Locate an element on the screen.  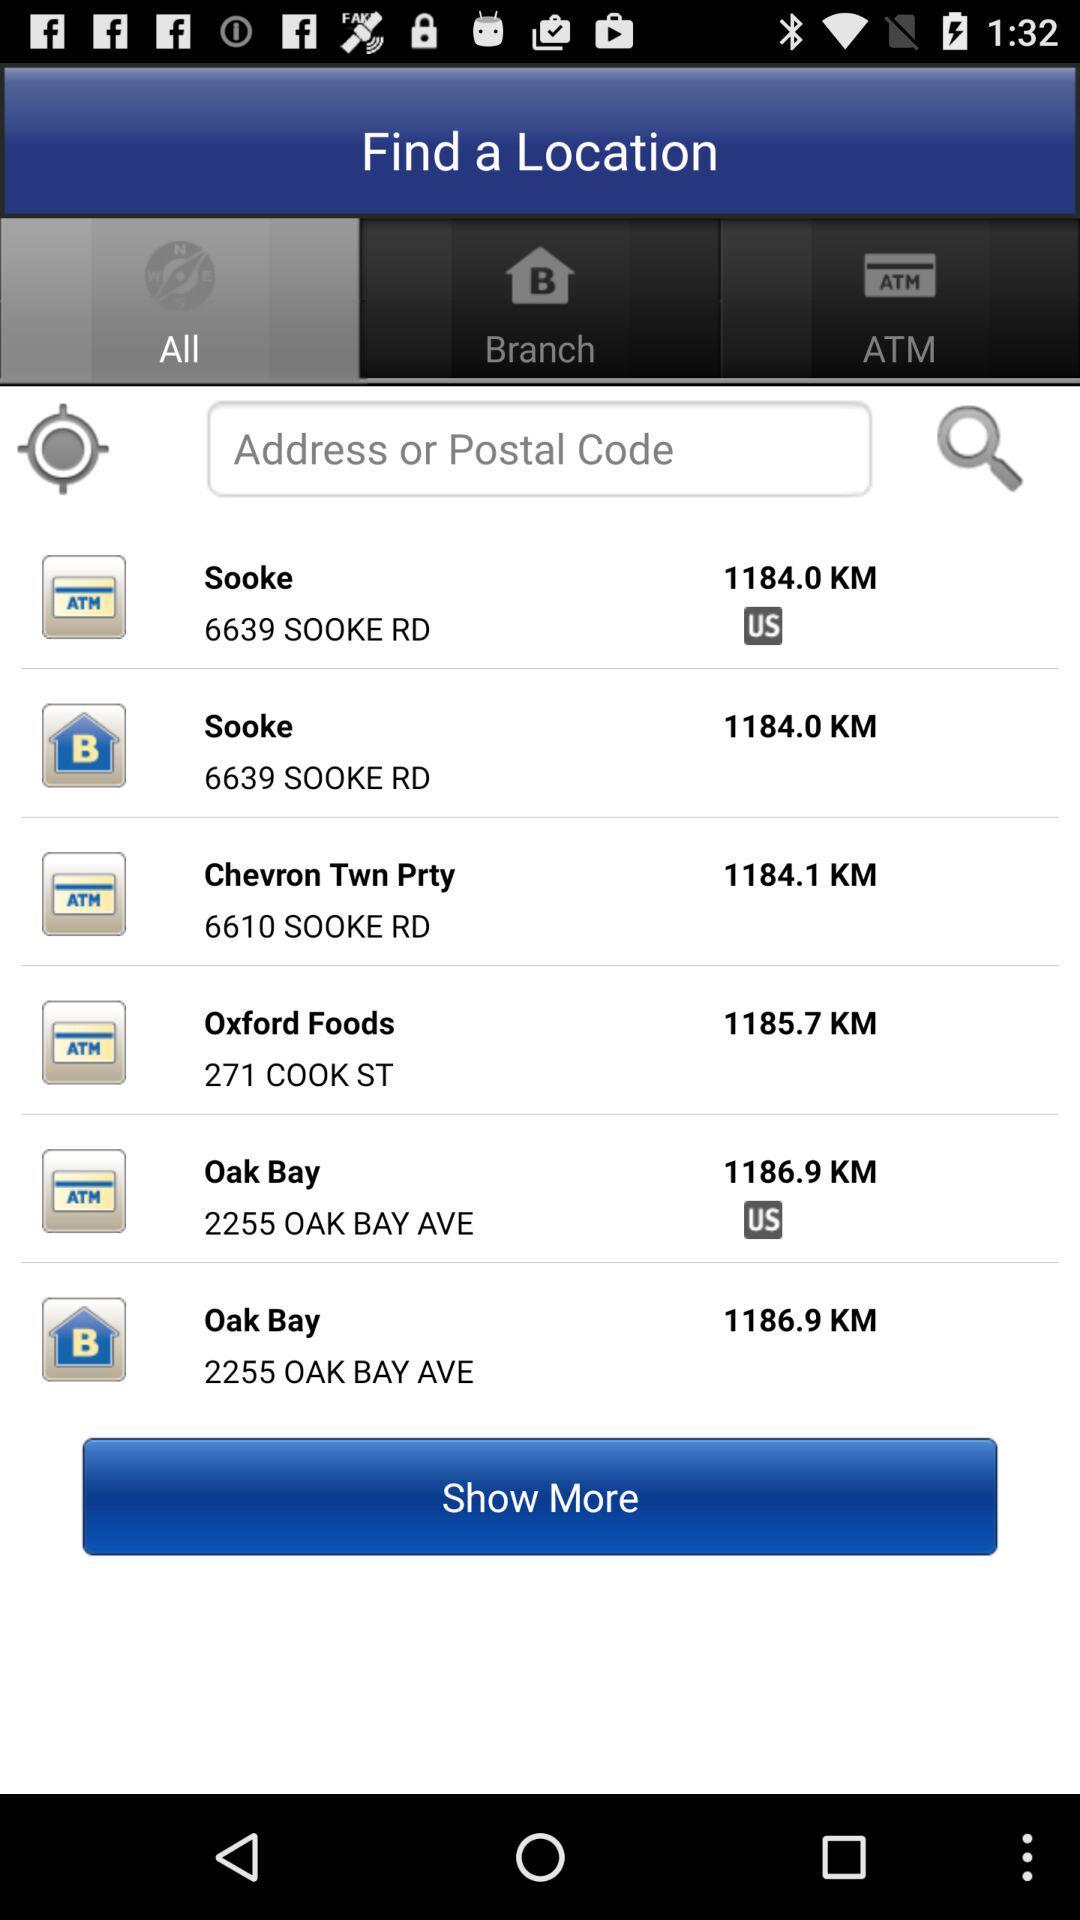
item to the left of all app is located at coordinates (61, 448).